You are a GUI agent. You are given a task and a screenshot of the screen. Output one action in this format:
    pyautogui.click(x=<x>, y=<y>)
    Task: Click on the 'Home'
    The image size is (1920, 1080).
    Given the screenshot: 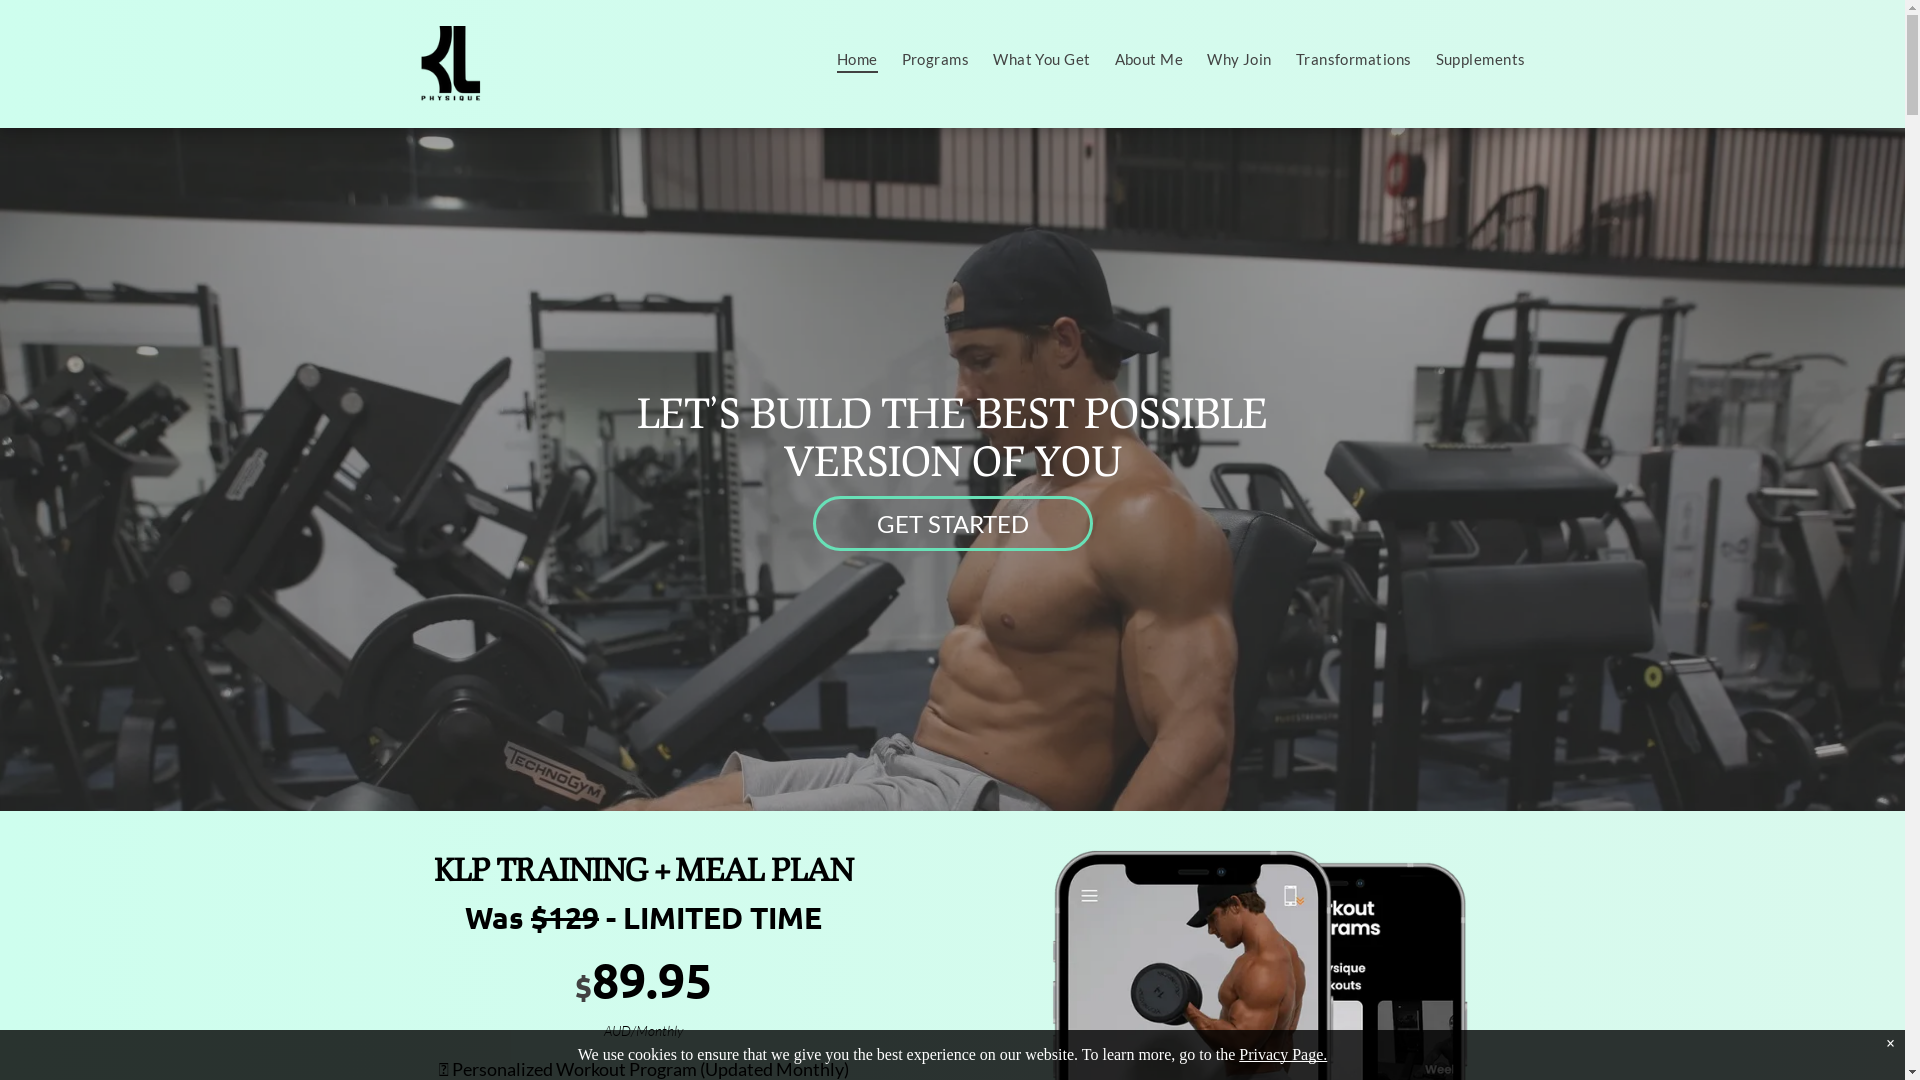 What is the action you would take?
    pyautogui.click(x=857, y=57)
    